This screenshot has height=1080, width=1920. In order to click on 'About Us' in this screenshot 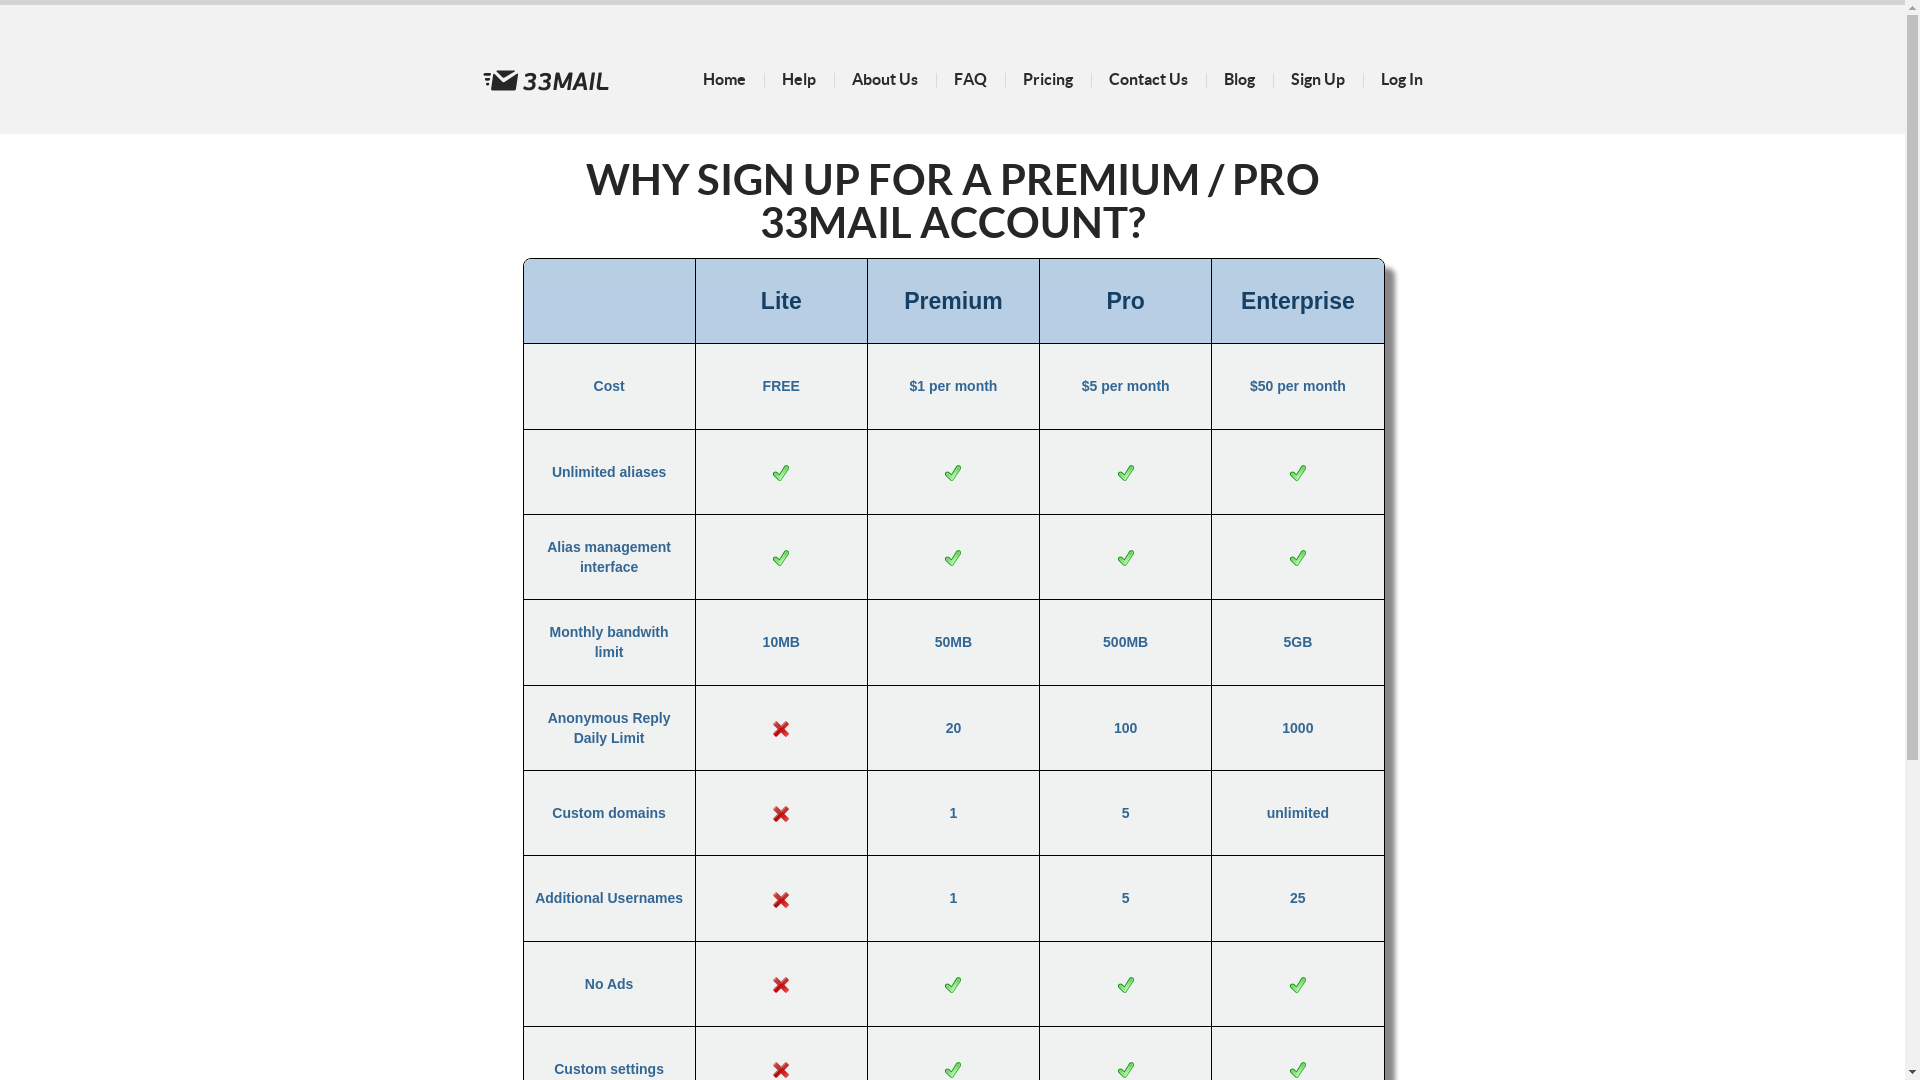, I will do `click(883, 77)`.